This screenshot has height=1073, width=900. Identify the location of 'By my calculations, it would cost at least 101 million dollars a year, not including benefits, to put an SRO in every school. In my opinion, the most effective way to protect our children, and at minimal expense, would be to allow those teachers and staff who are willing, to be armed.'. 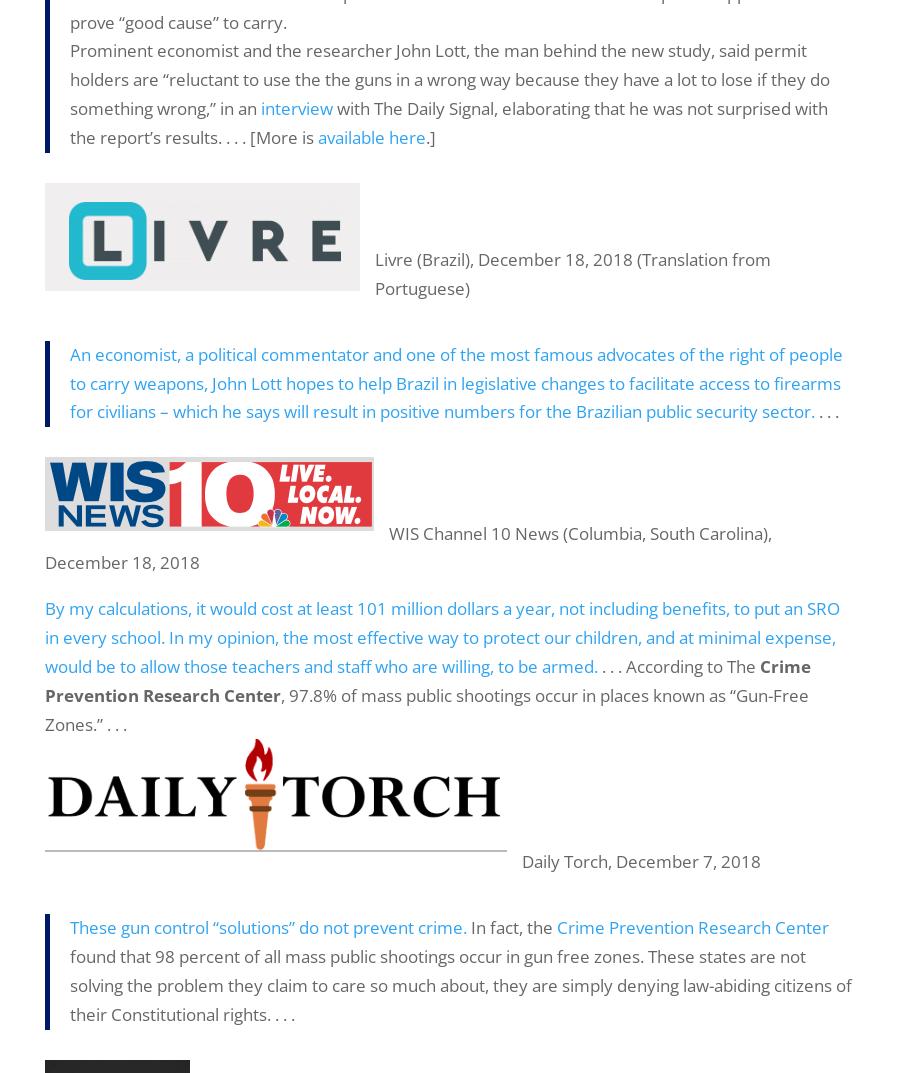
(44, 636).